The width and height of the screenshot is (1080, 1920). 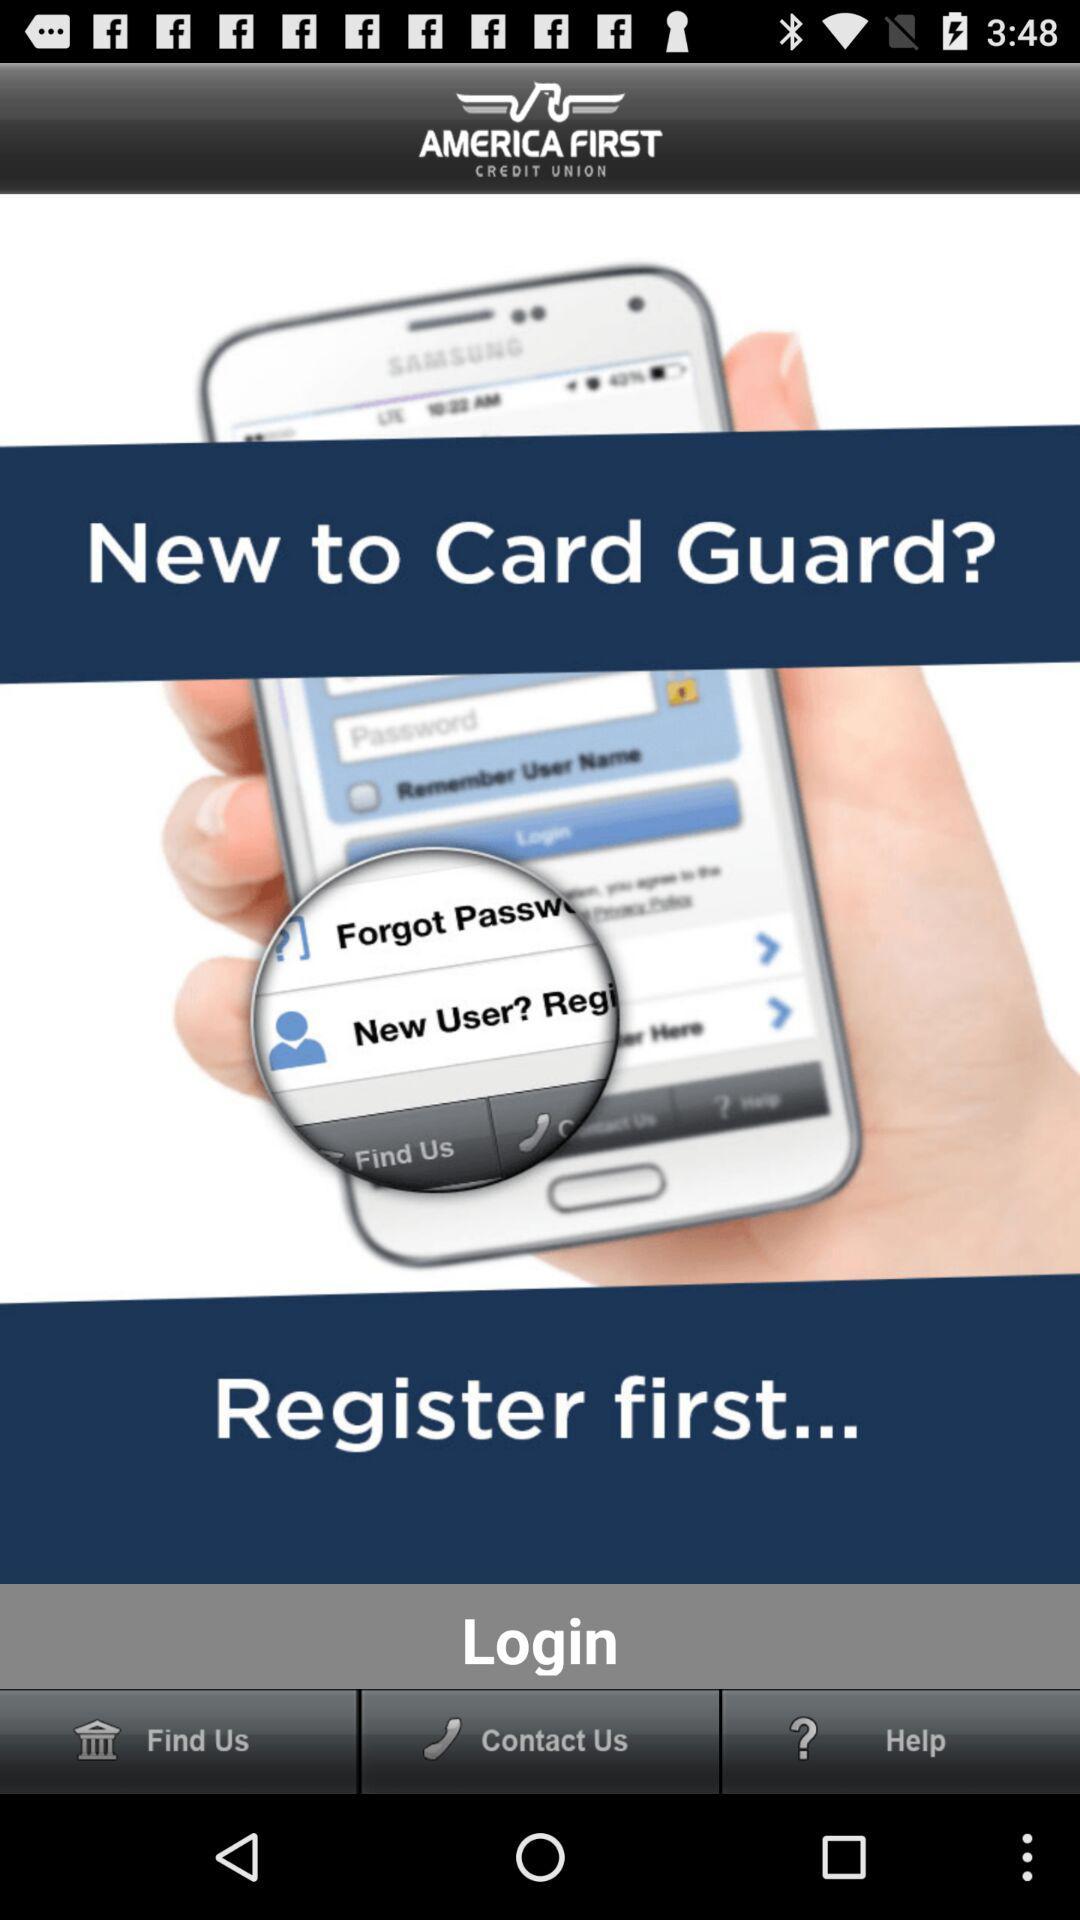 I want to click on help button, so click(x=901, y=1740).